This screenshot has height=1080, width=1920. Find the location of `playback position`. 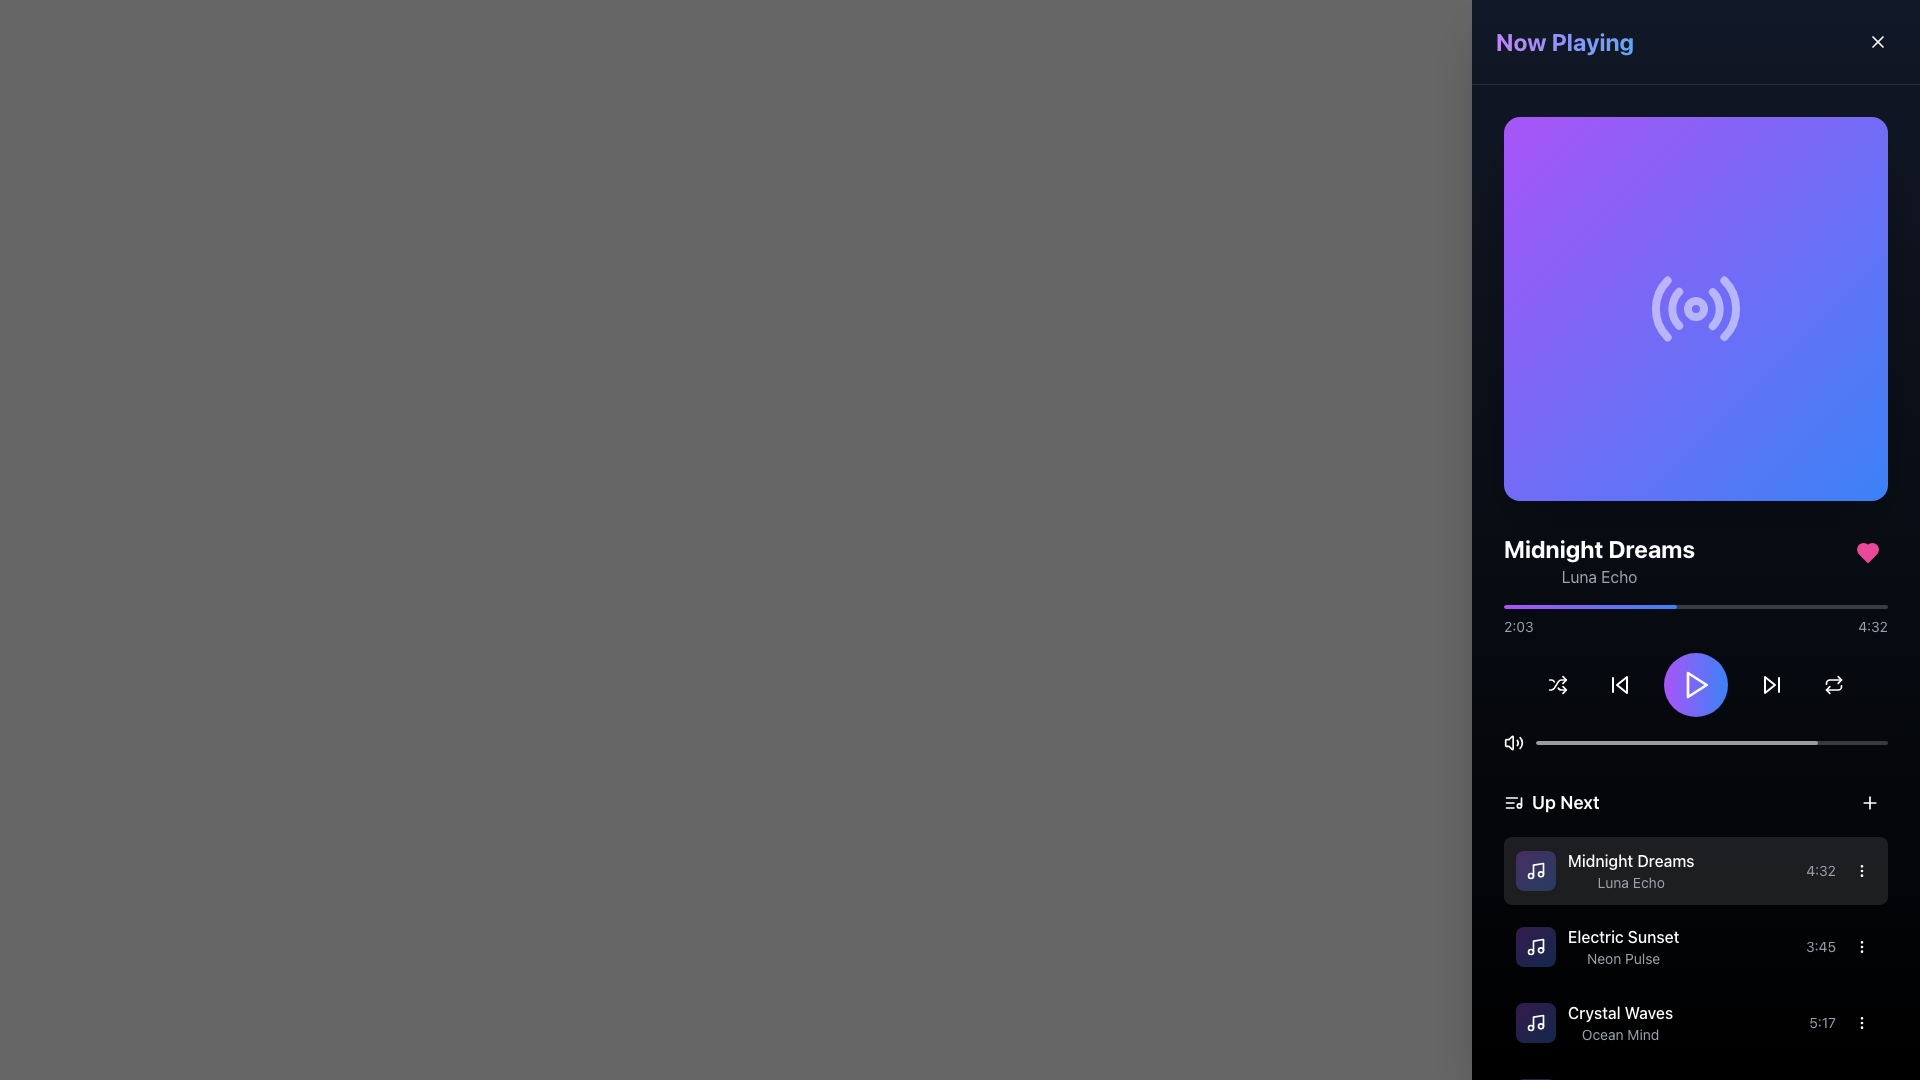

playback position is located at coordinates (1806, 743).